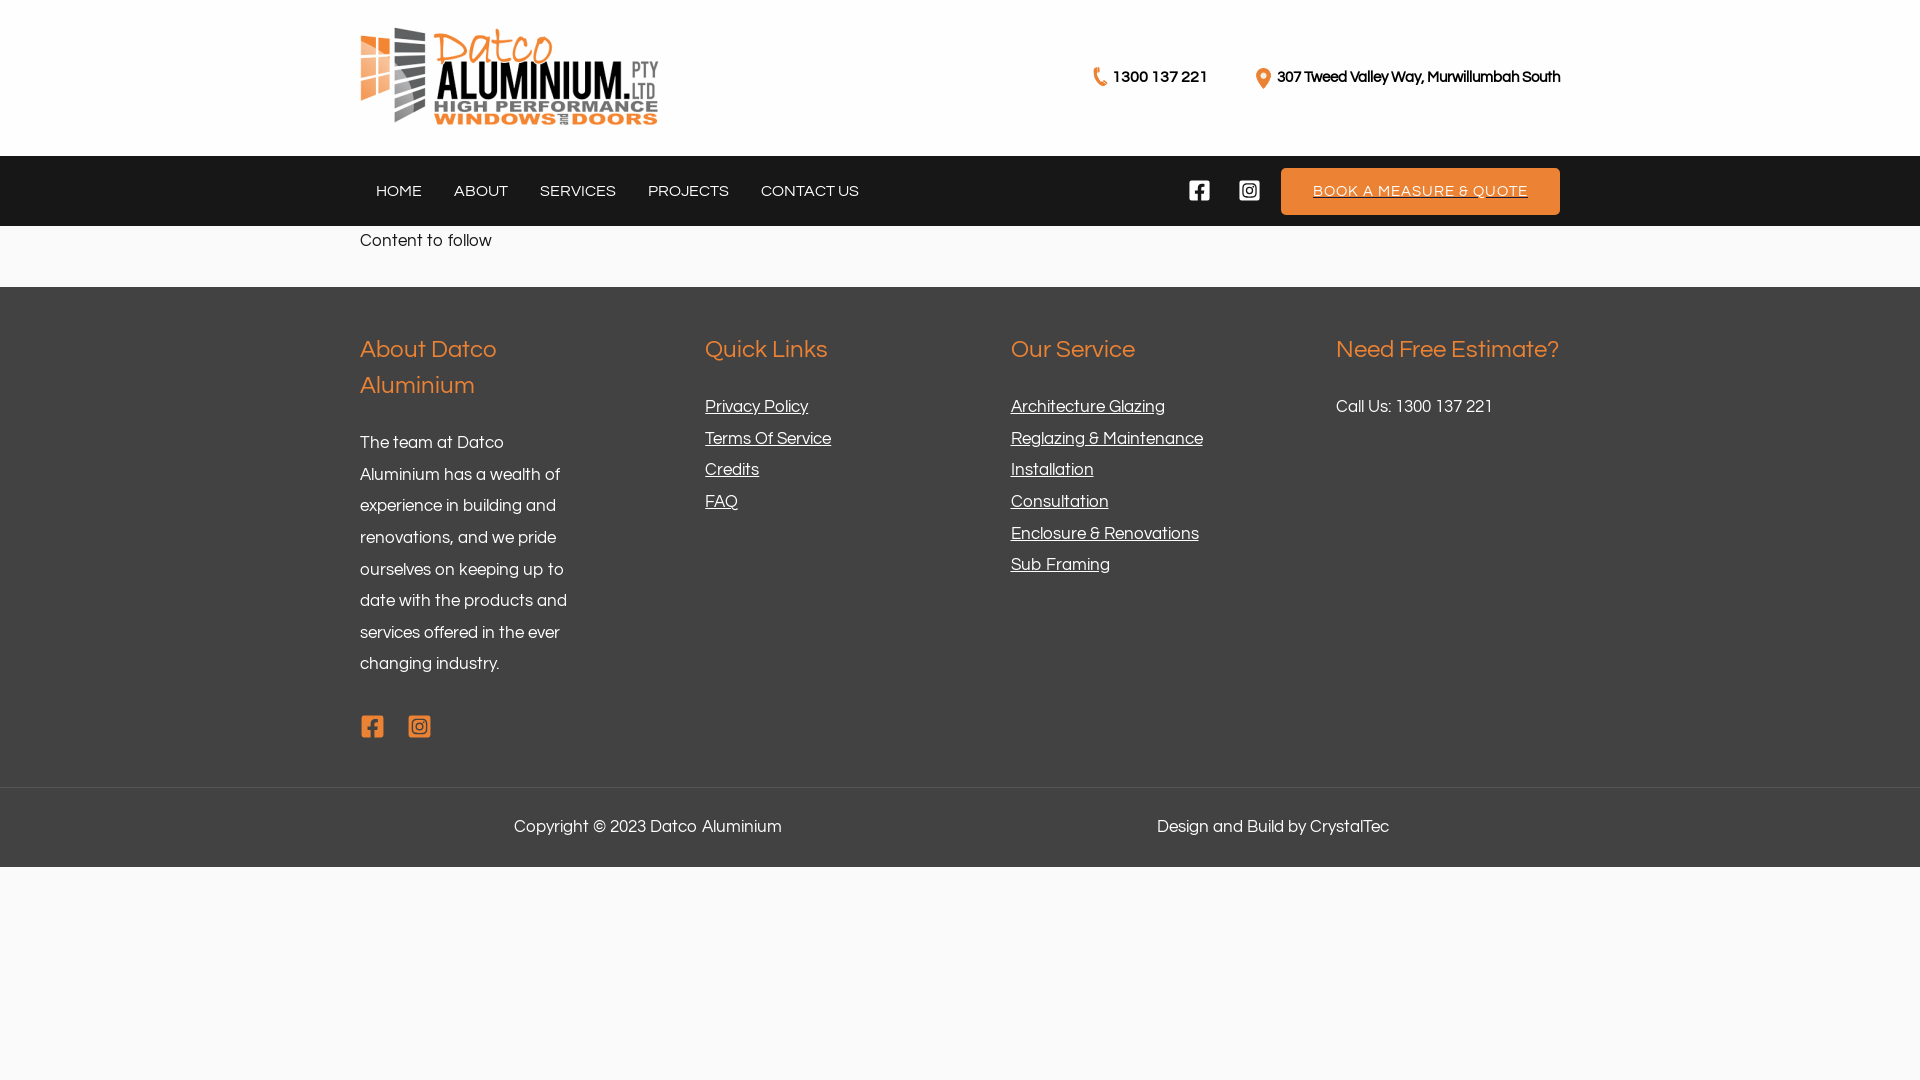 This screenshot has height=1080, width=1920. I want to click on 'FAQ', so click(720, 500).